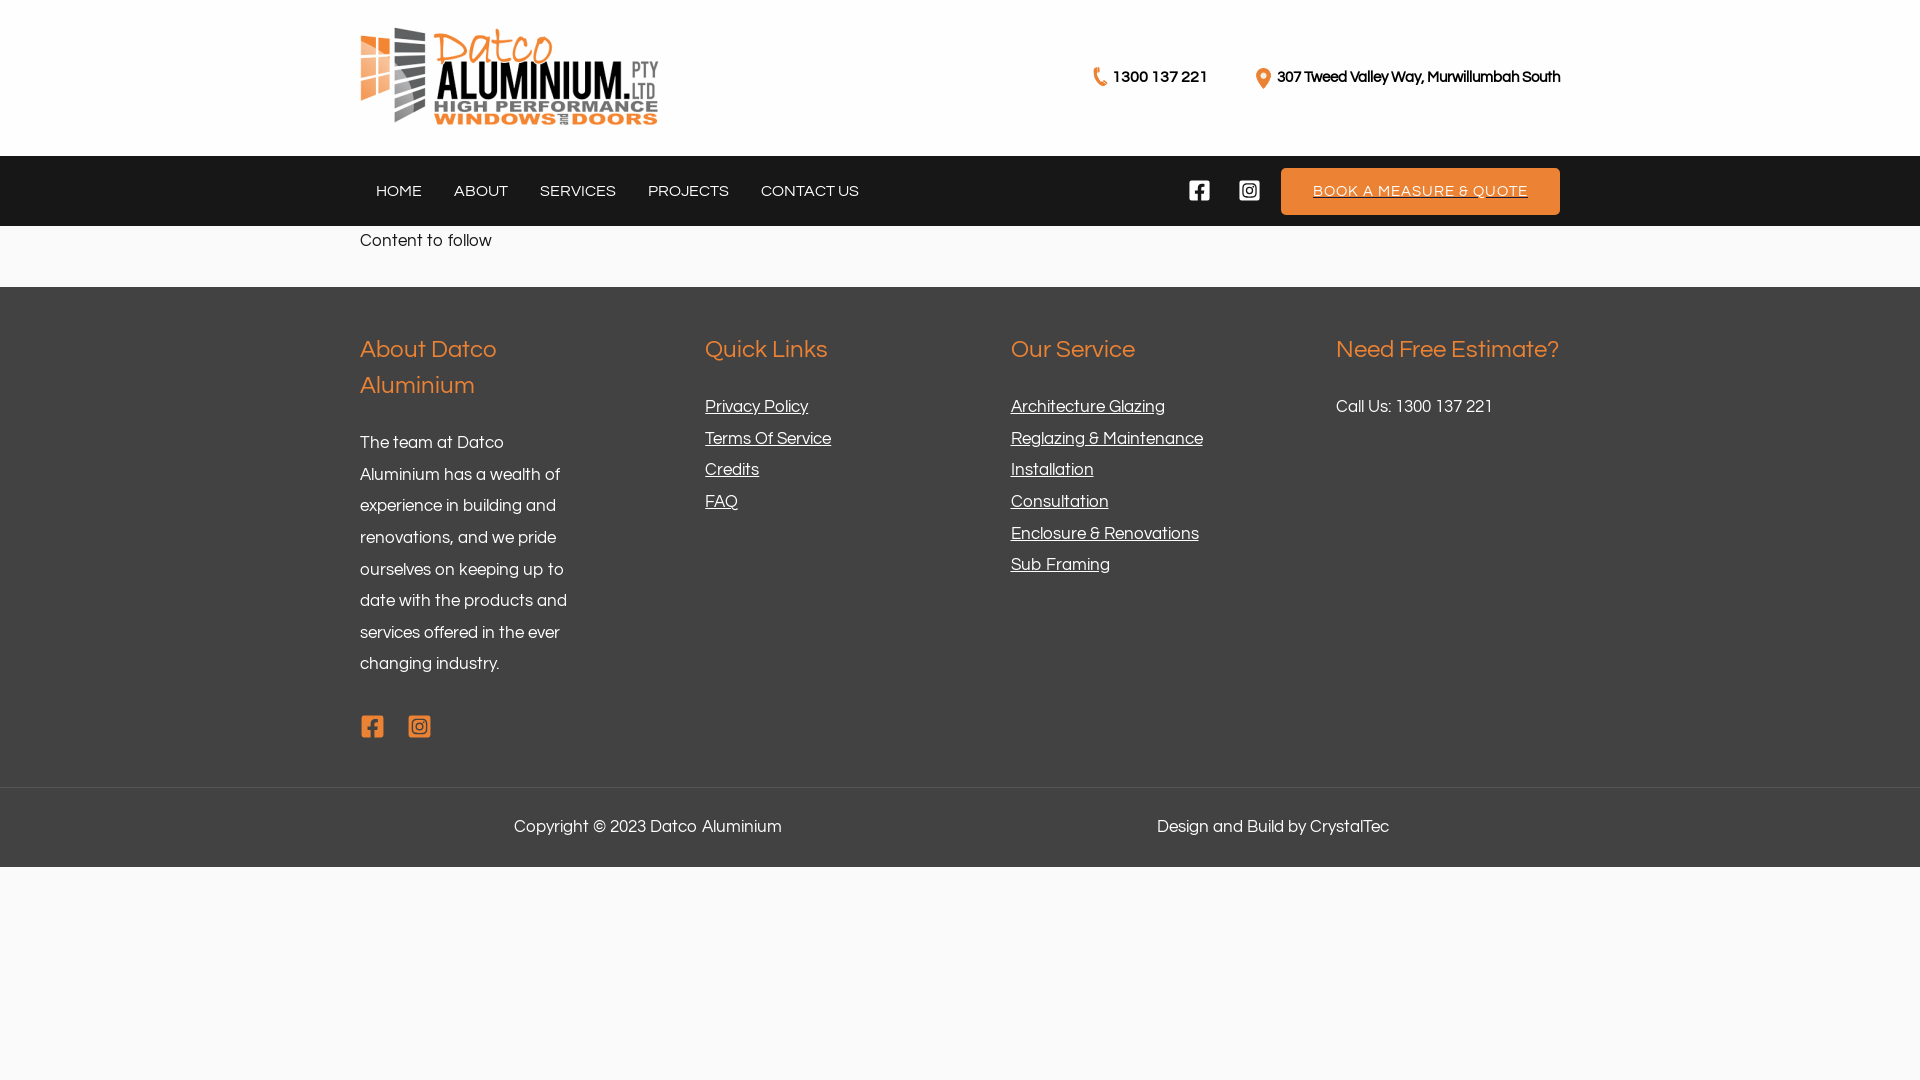 This screenshot has height=1080, width=1920. I want to click on 'FAQ', so click(720, 500).